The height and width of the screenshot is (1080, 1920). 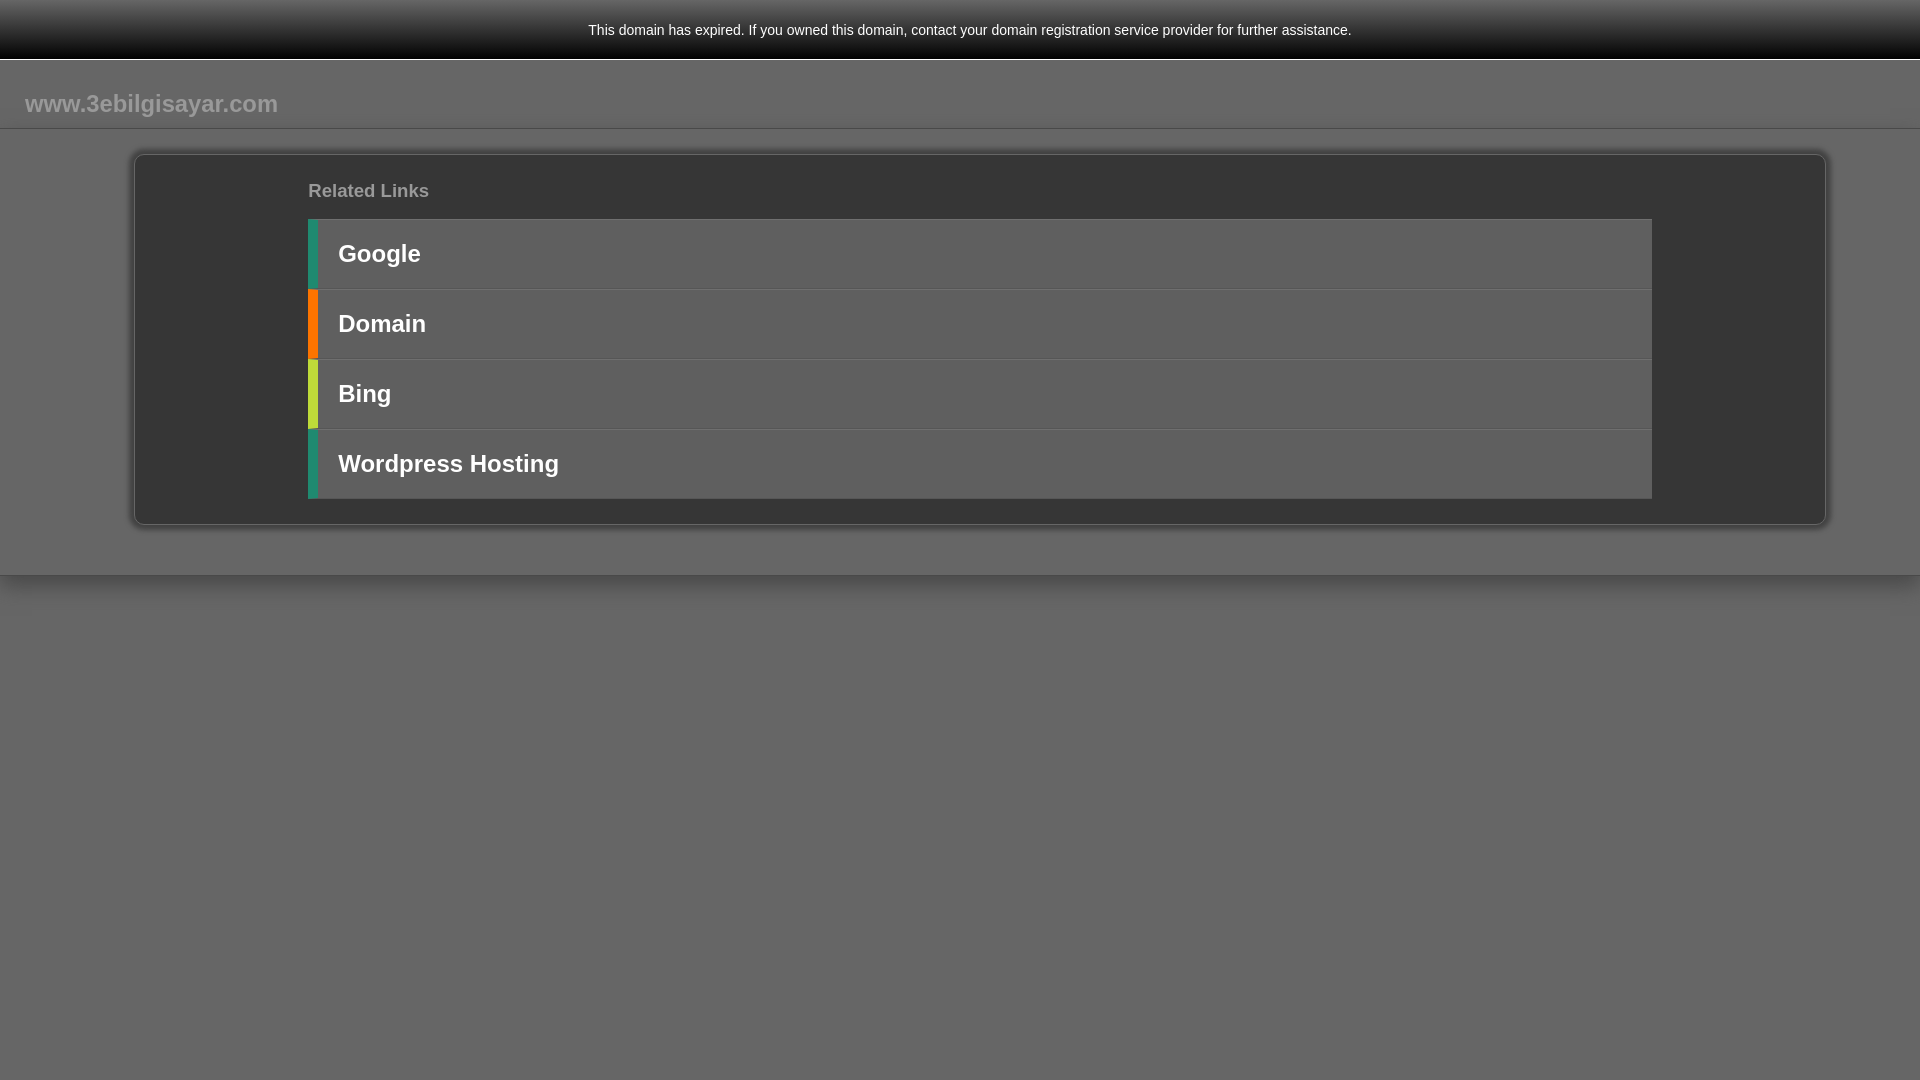 What do you see at coordinates (306, 253) in the screenshot?
I see `'Google'` at bounding box center [306, 253].